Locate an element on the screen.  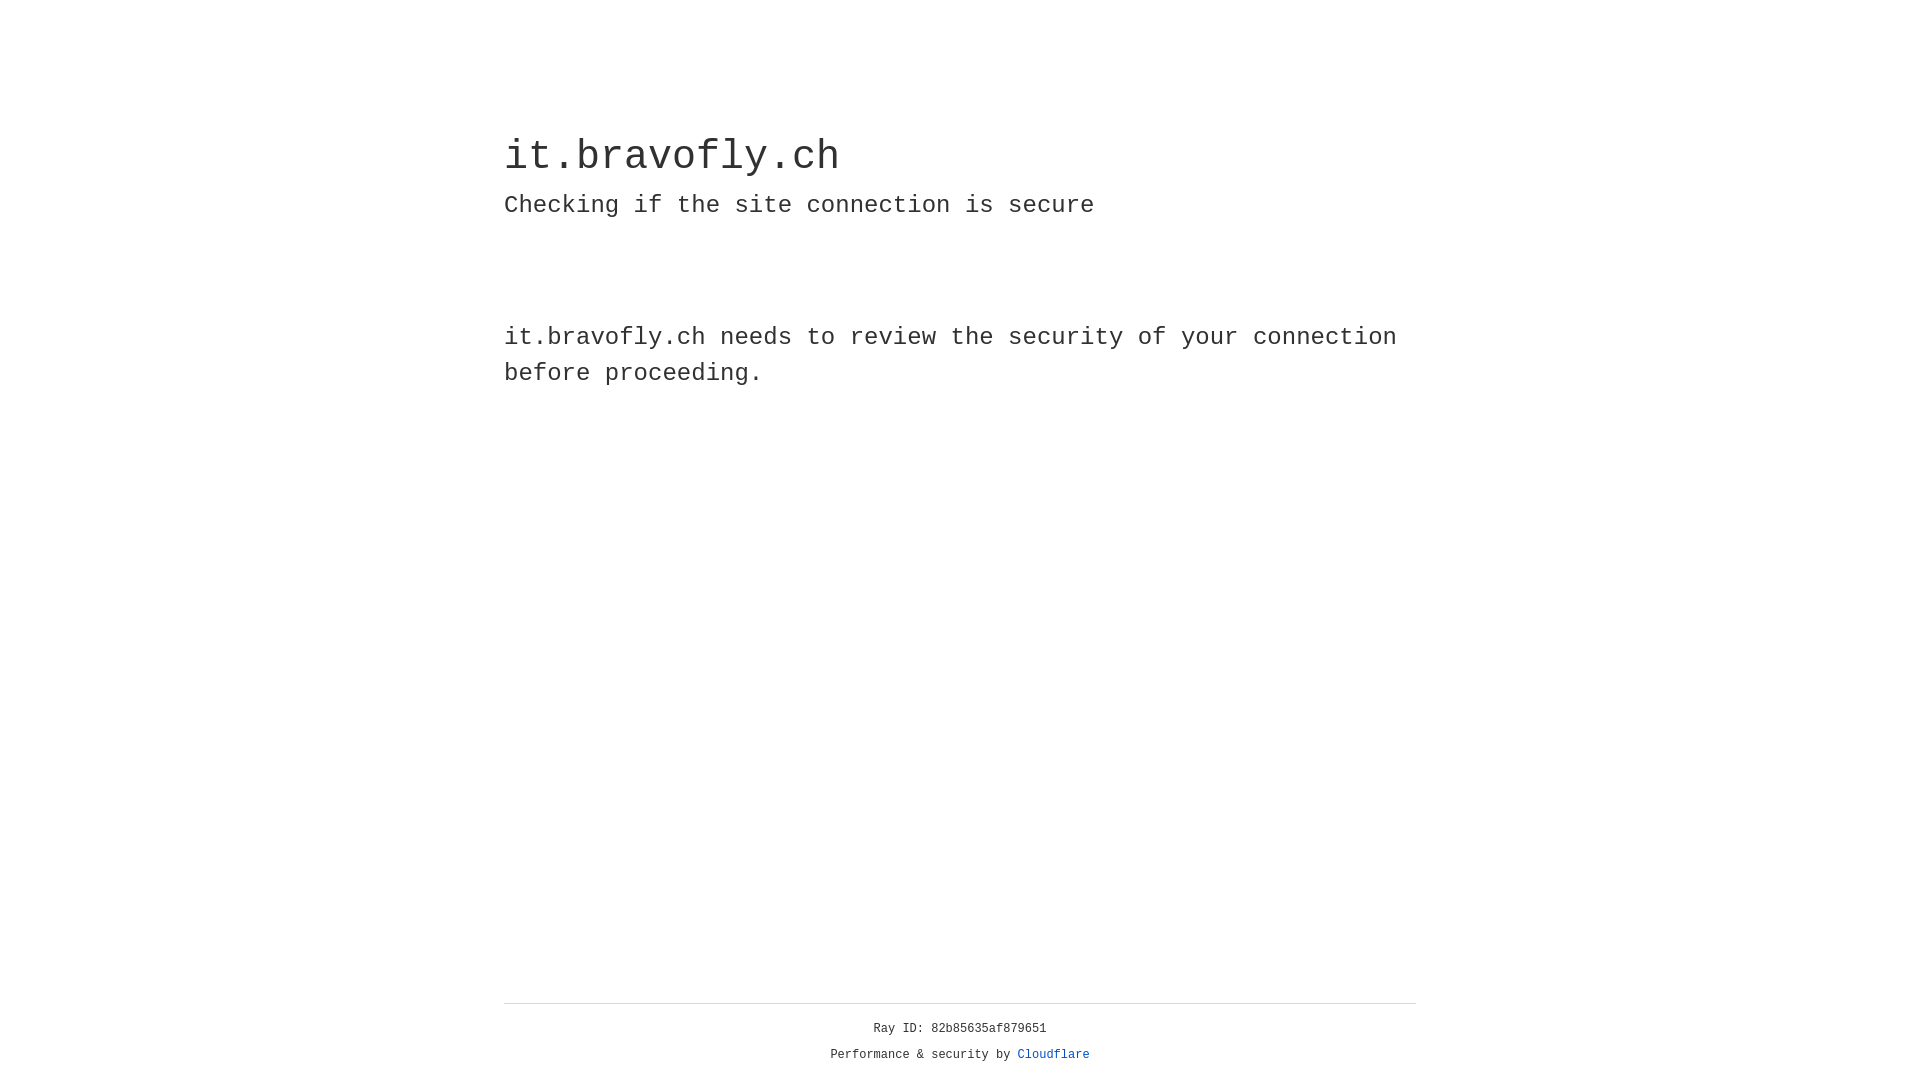
'Cloudflare' is located at coordinates (1053, 1054).